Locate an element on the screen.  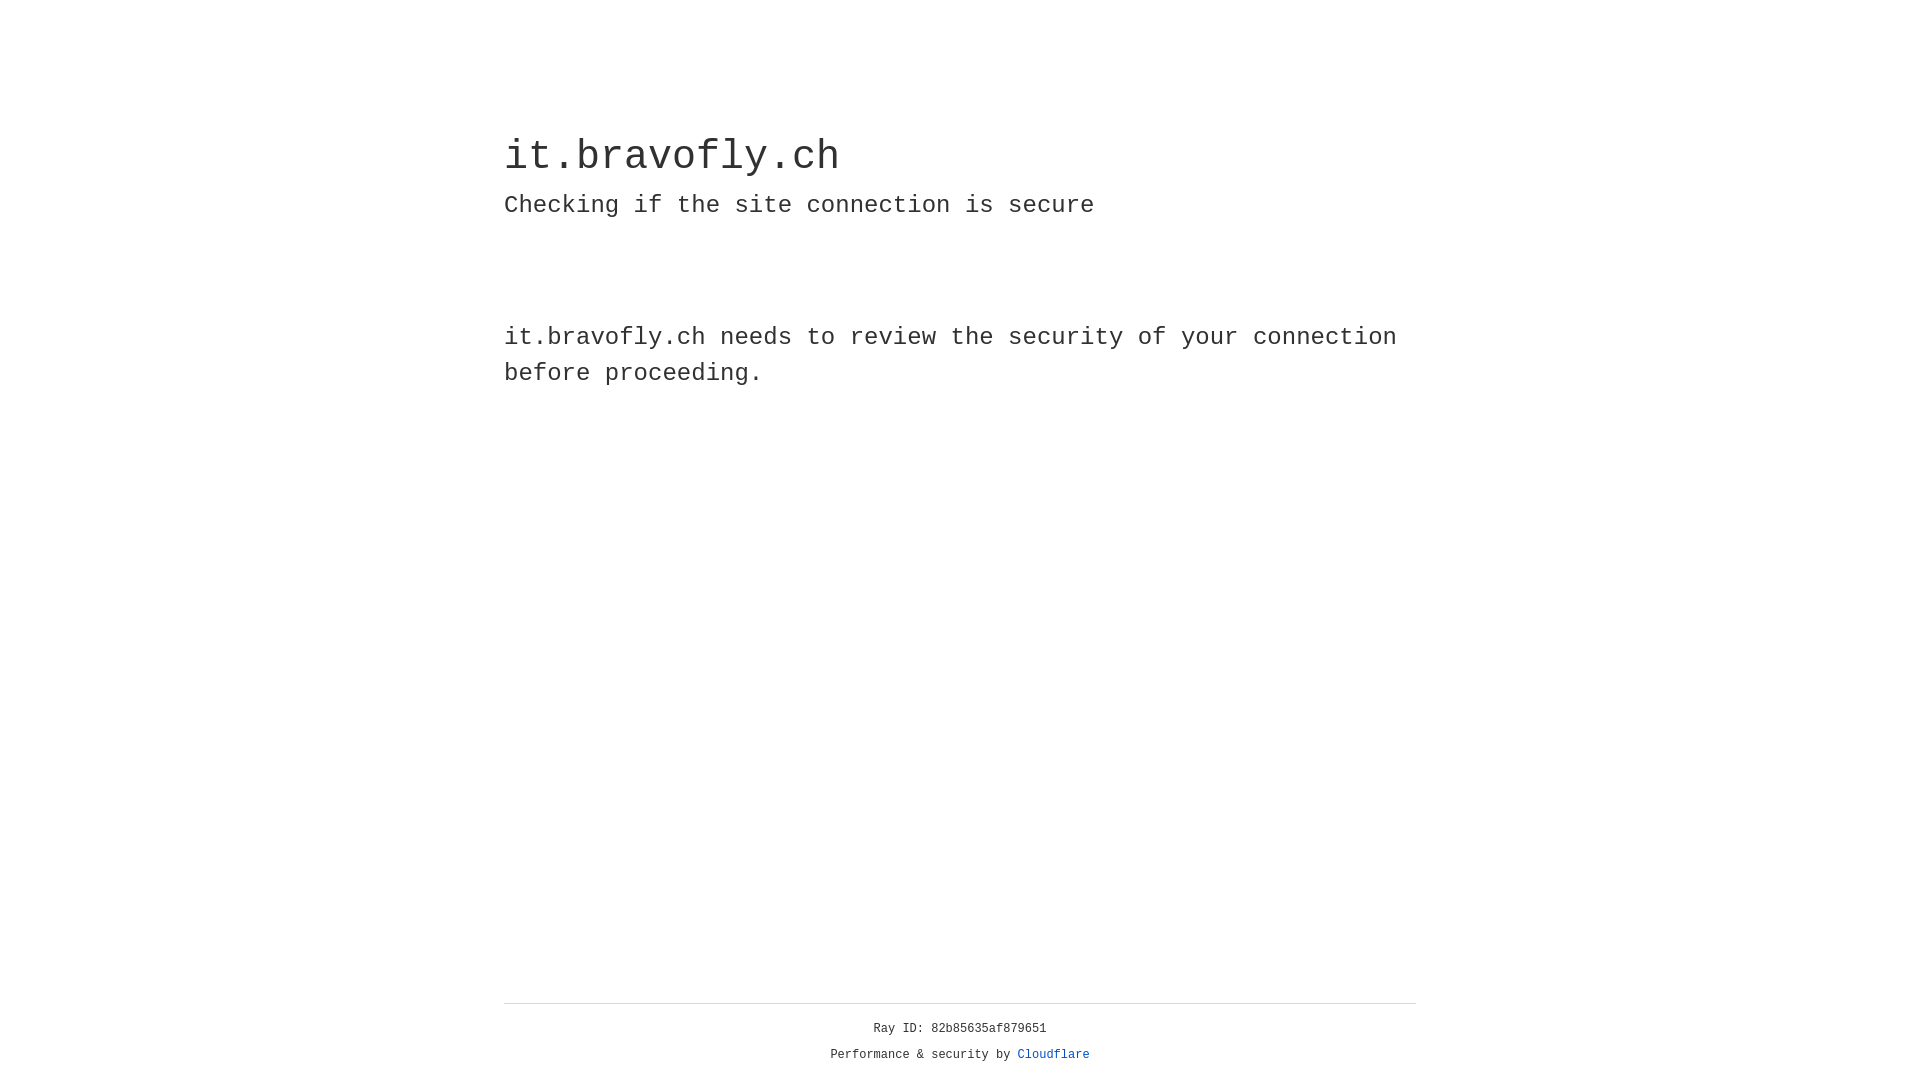
'Cloudflare' is located at coordinates (1053, 1054).